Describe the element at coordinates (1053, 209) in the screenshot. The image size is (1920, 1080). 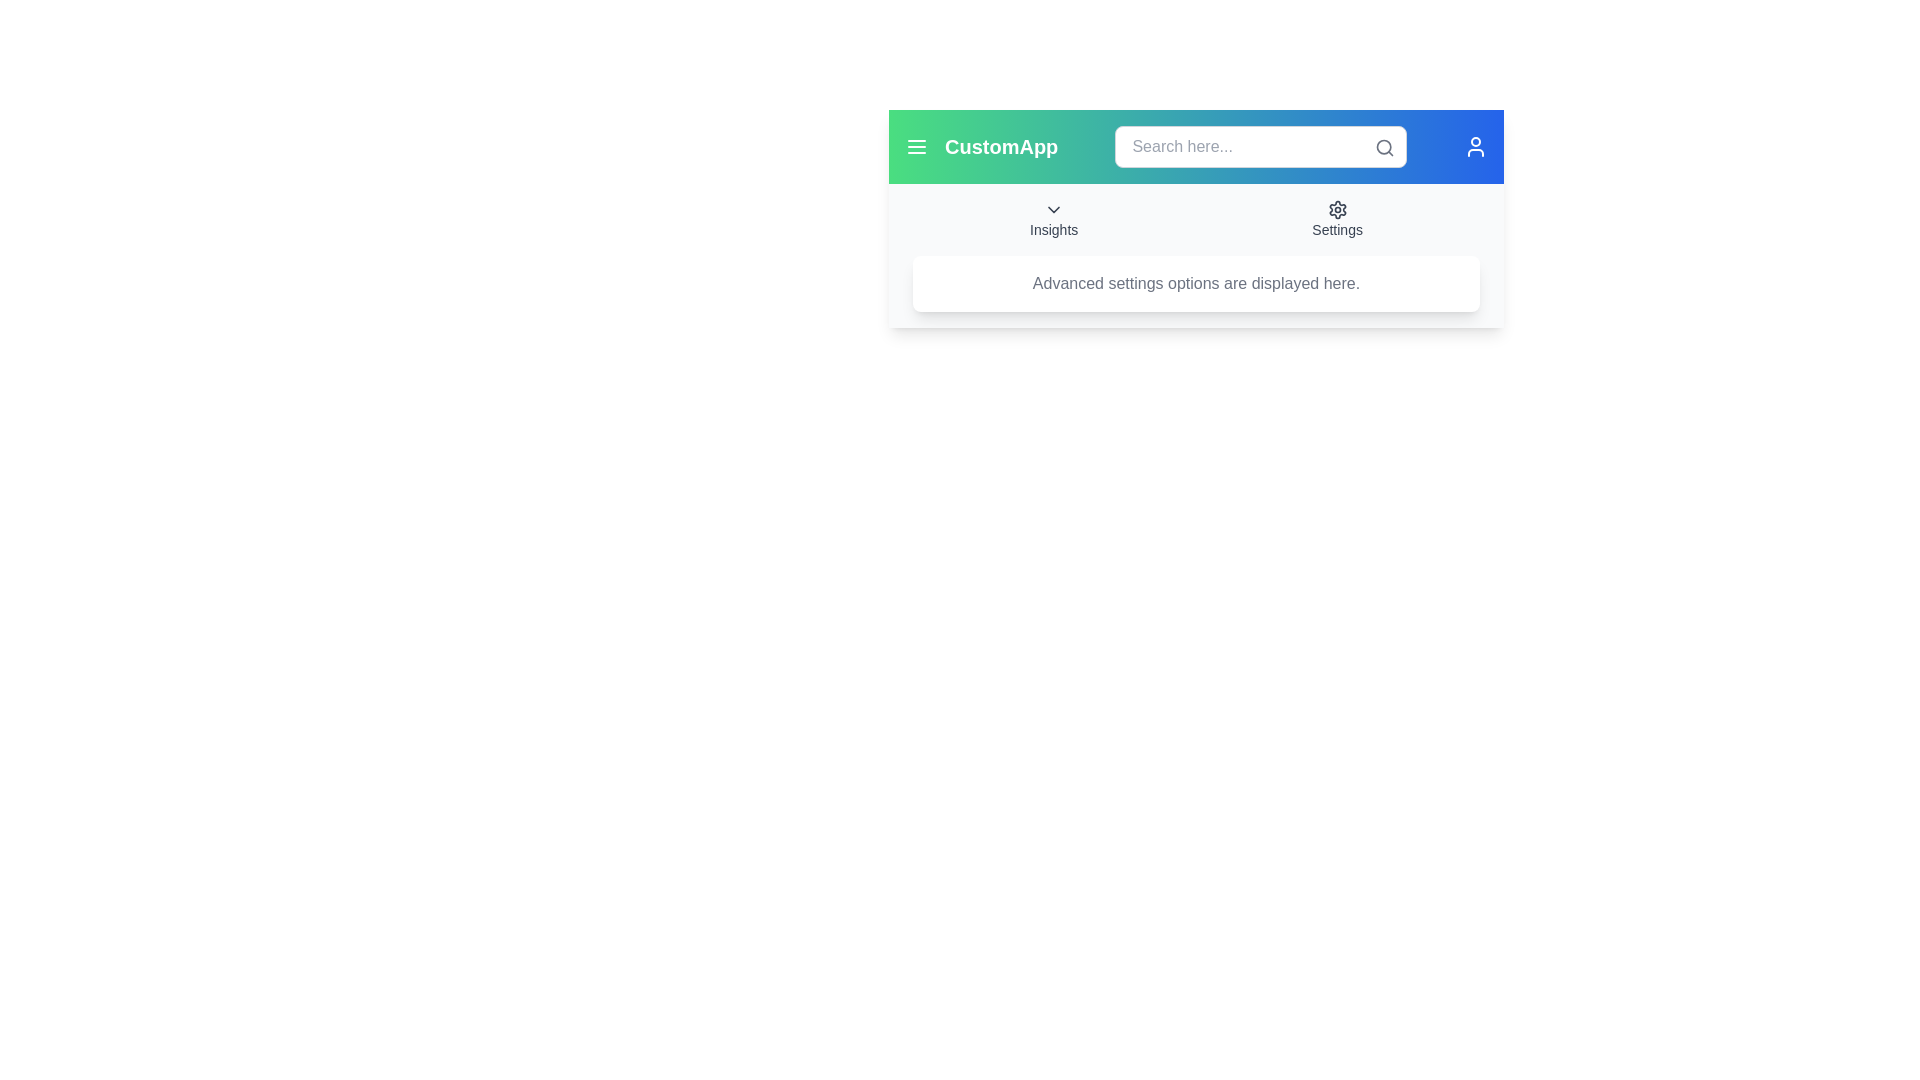
I see `the Dropdown toggle icon located above the 'Insights' text label in the top navigation bar, positioned between the 'CustomApp' branding and the 'Settings' icon` at that location.